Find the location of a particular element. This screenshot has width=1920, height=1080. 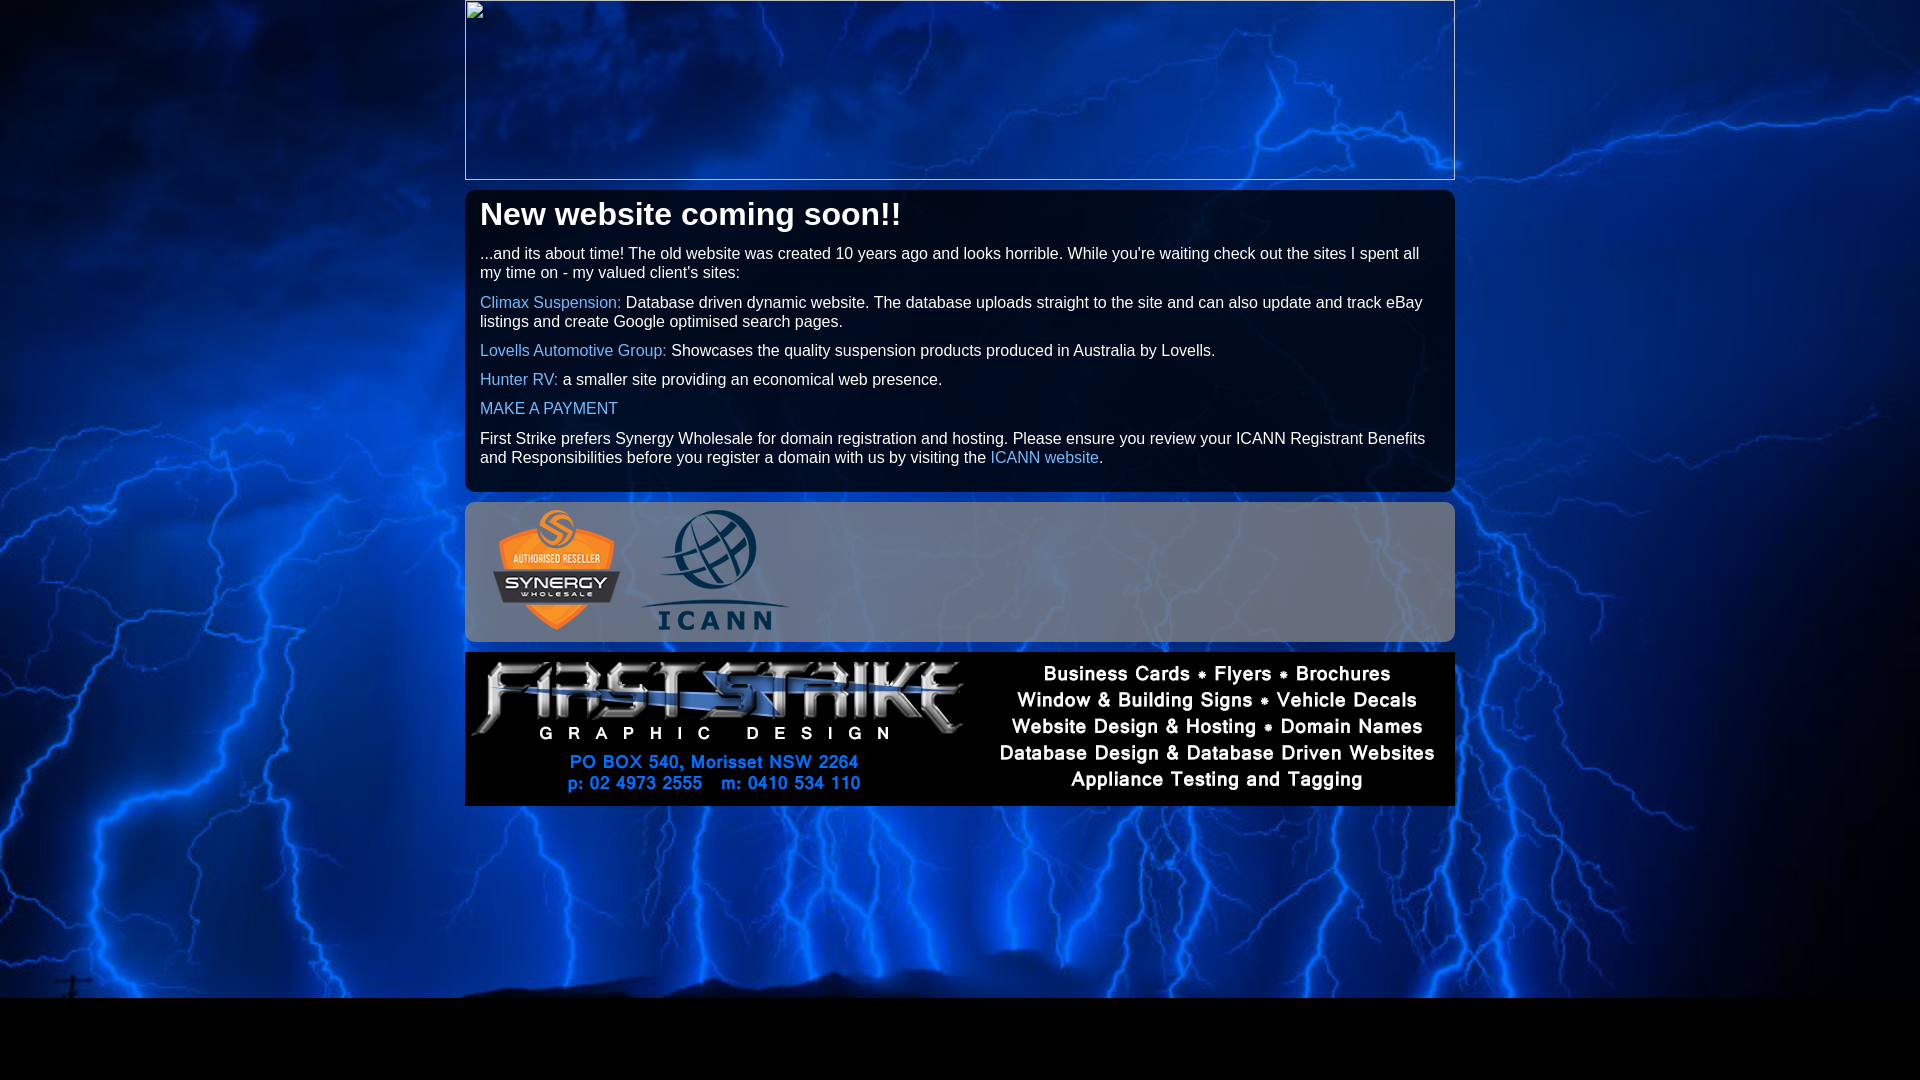

'Lovells Automotive Group:' is located at coordinates (480, 349).